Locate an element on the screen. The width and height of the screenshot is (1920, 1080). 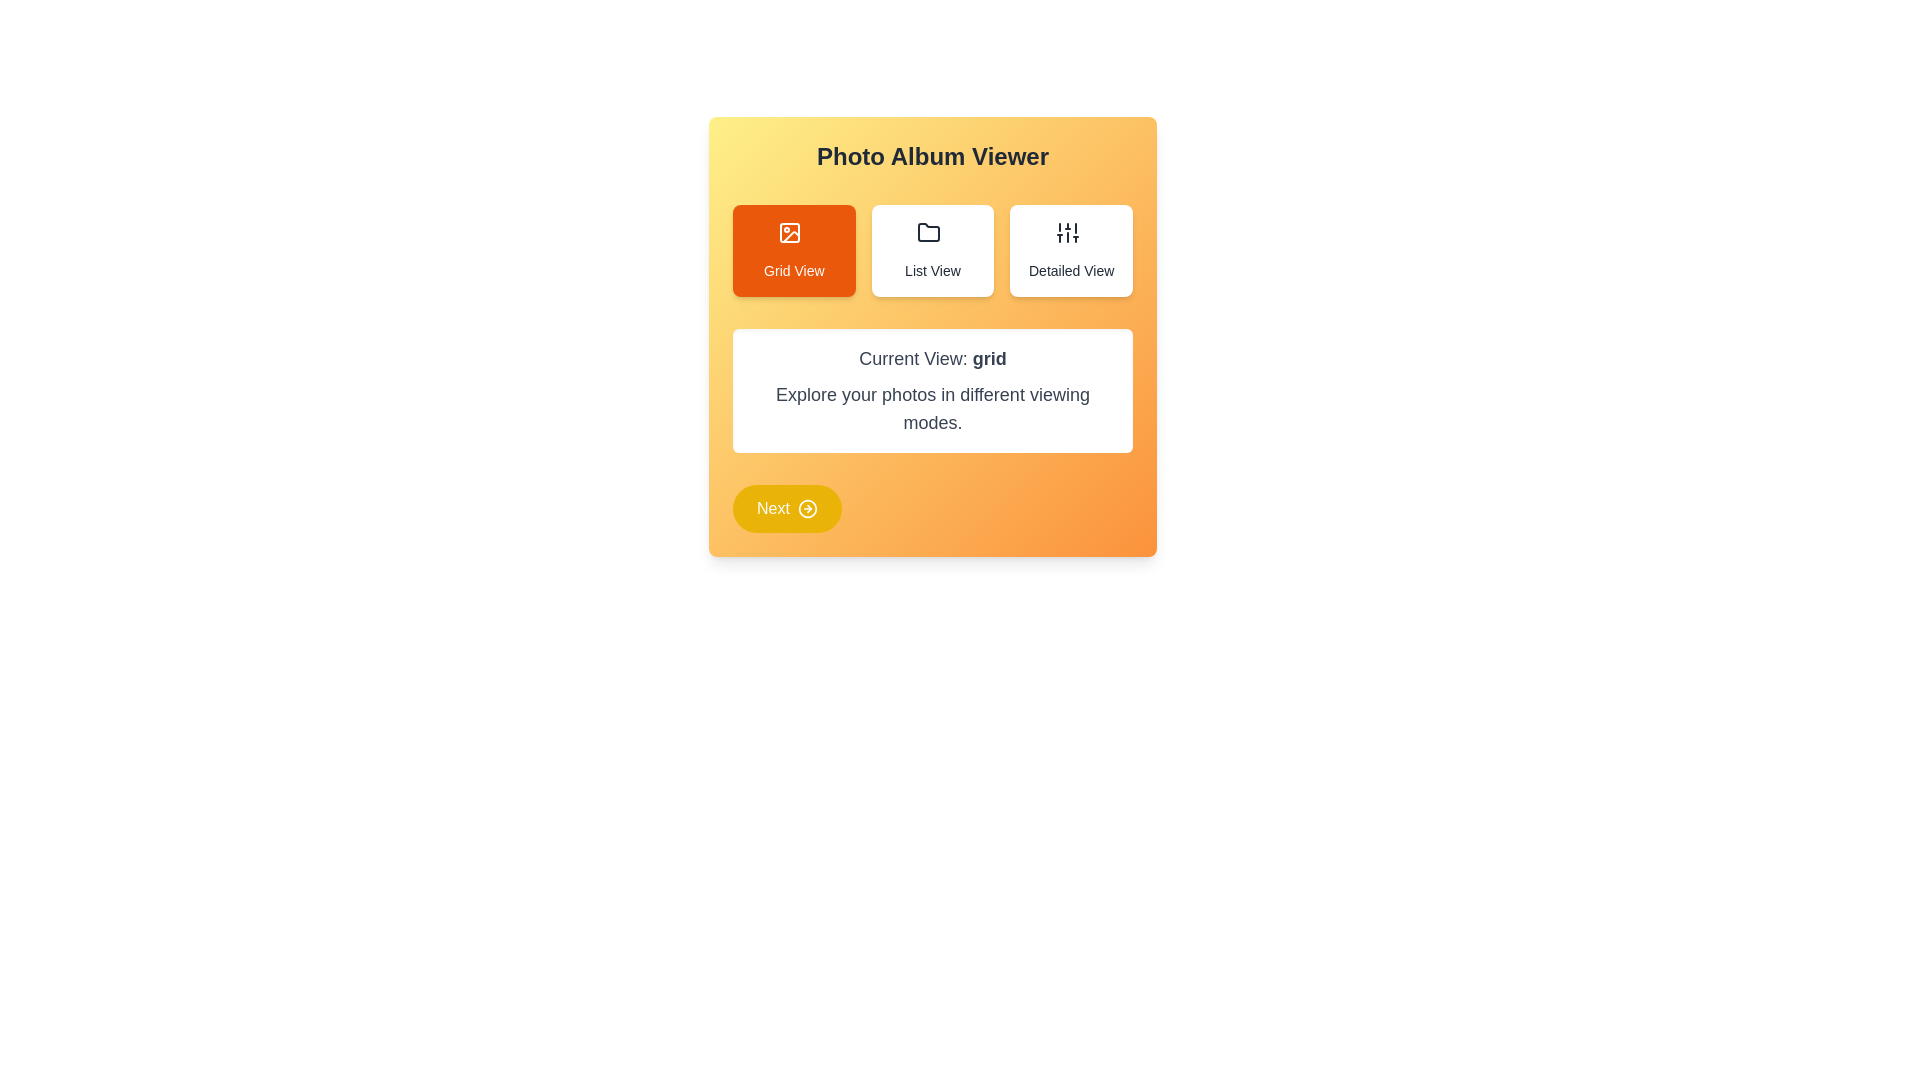
the informational text block displaying 'Current View: grid Explore your photos in different viewing modes.' is located at coordinates (931, 390).